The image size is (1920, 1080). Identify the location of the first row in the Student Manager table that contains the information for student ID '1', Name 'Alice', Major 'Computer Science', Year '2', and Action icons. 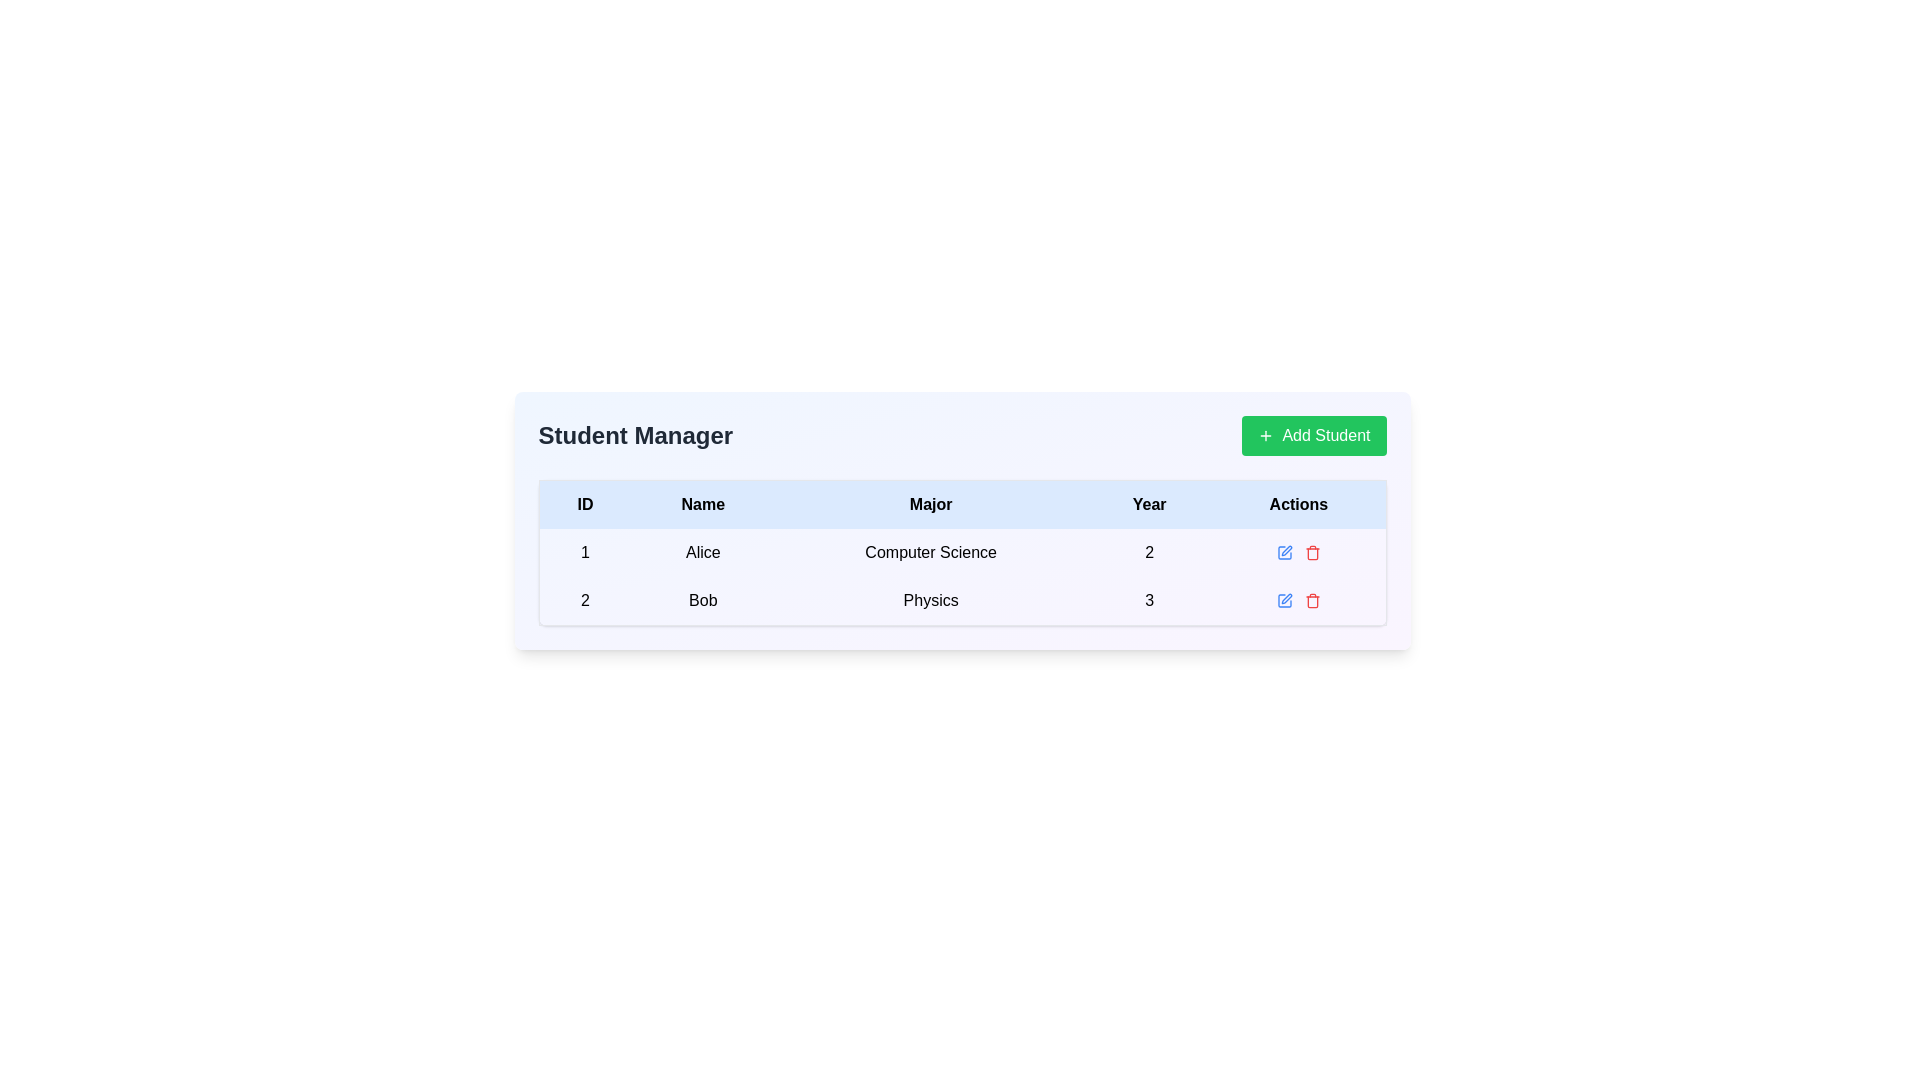
(962, 552).